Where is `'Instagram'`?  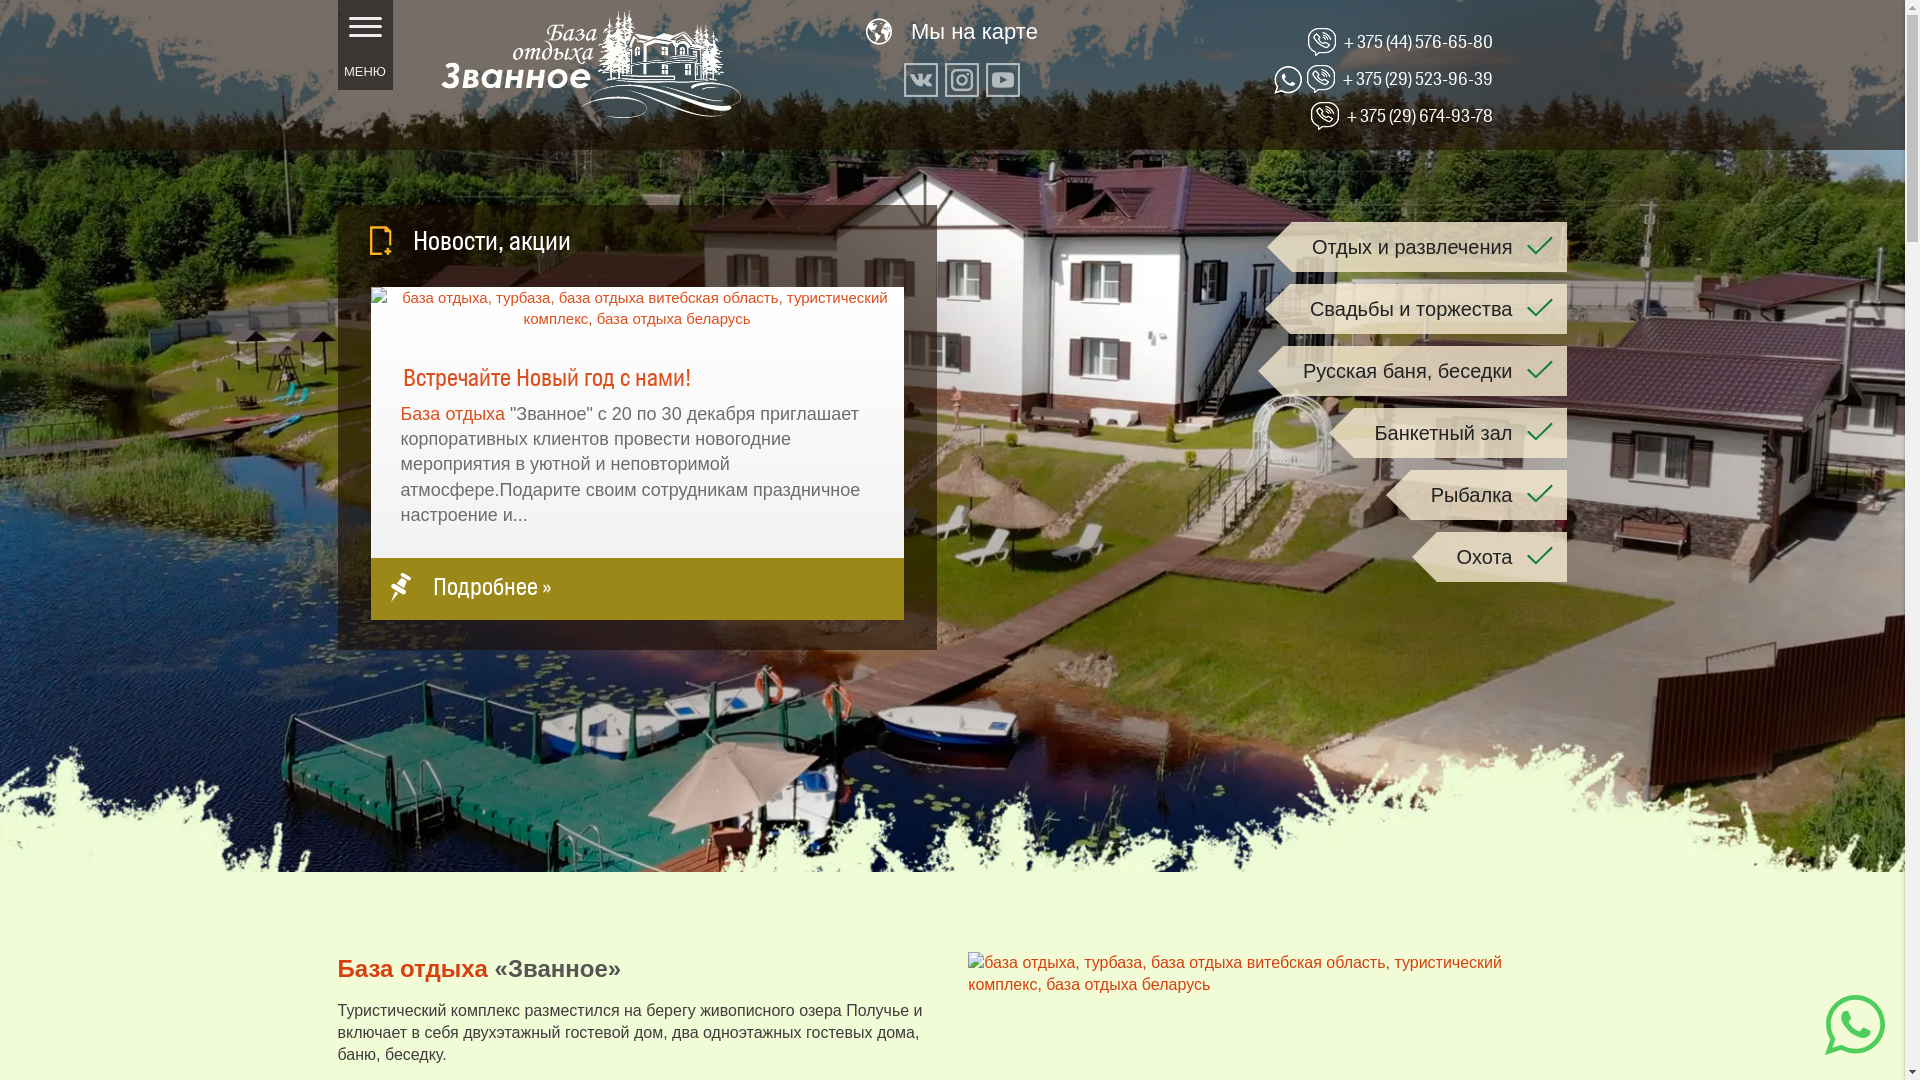
'Instagram' is located at coordinates (961, 79).